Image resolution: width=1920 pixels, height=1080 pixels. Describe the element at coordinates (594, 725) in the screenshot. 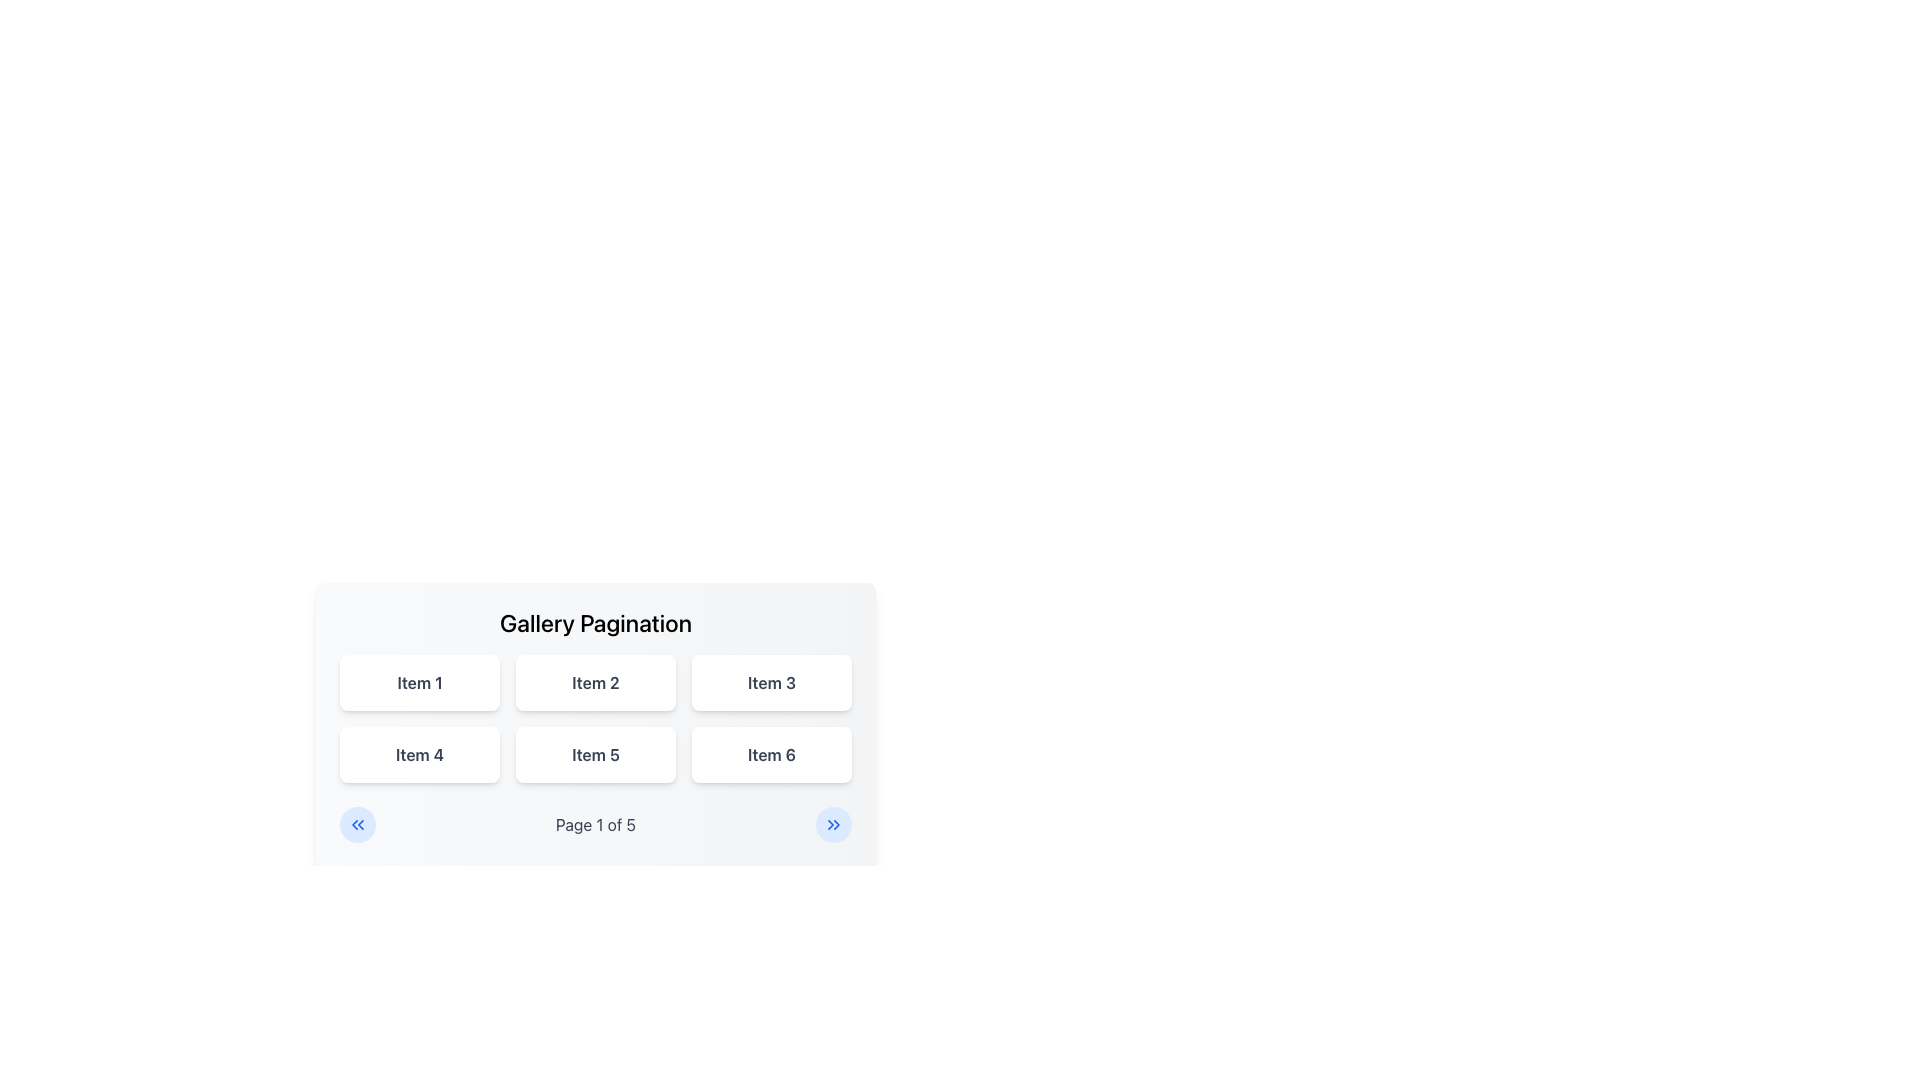

I see `the grid item located in the second row and second column of the 'Gallery Pagination' panel` at that location.